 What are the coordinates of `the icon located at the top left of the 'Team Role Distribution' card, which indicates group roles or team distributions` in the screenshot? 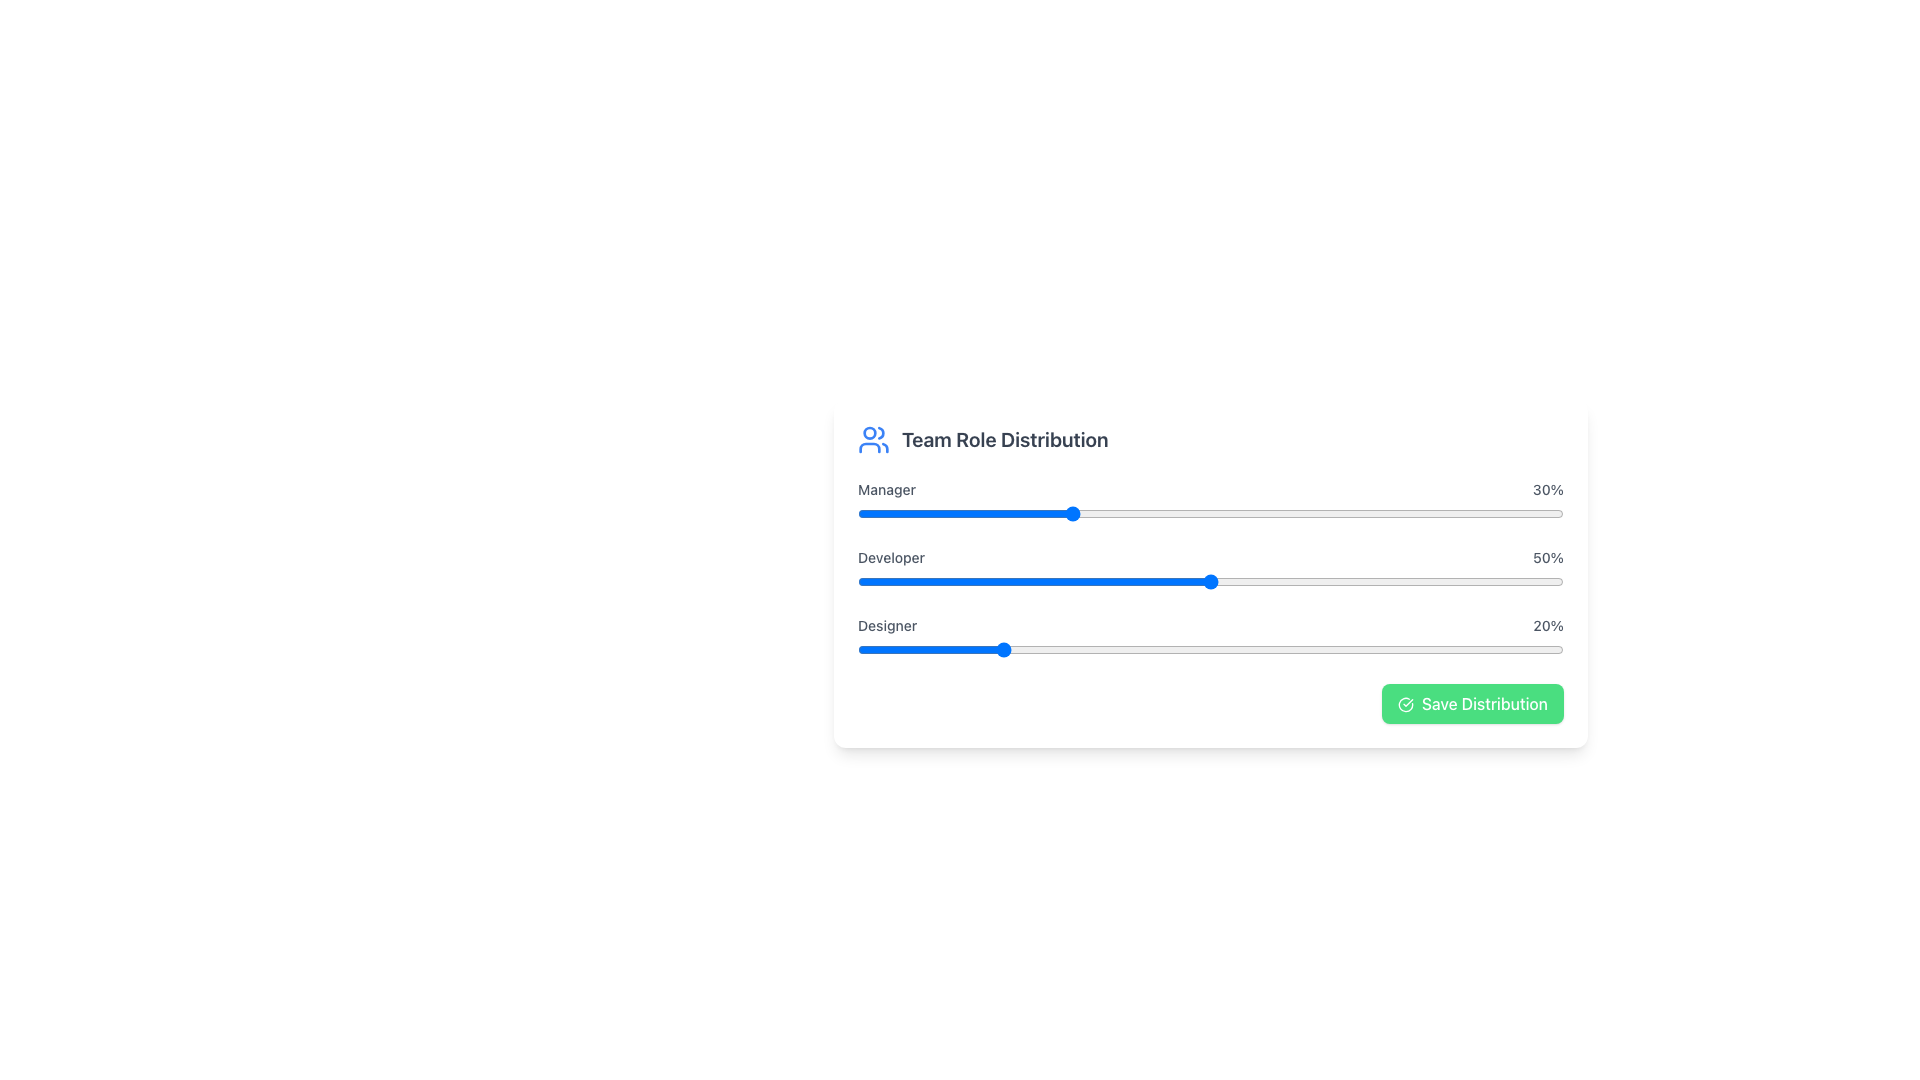 It's located at (873, 438).